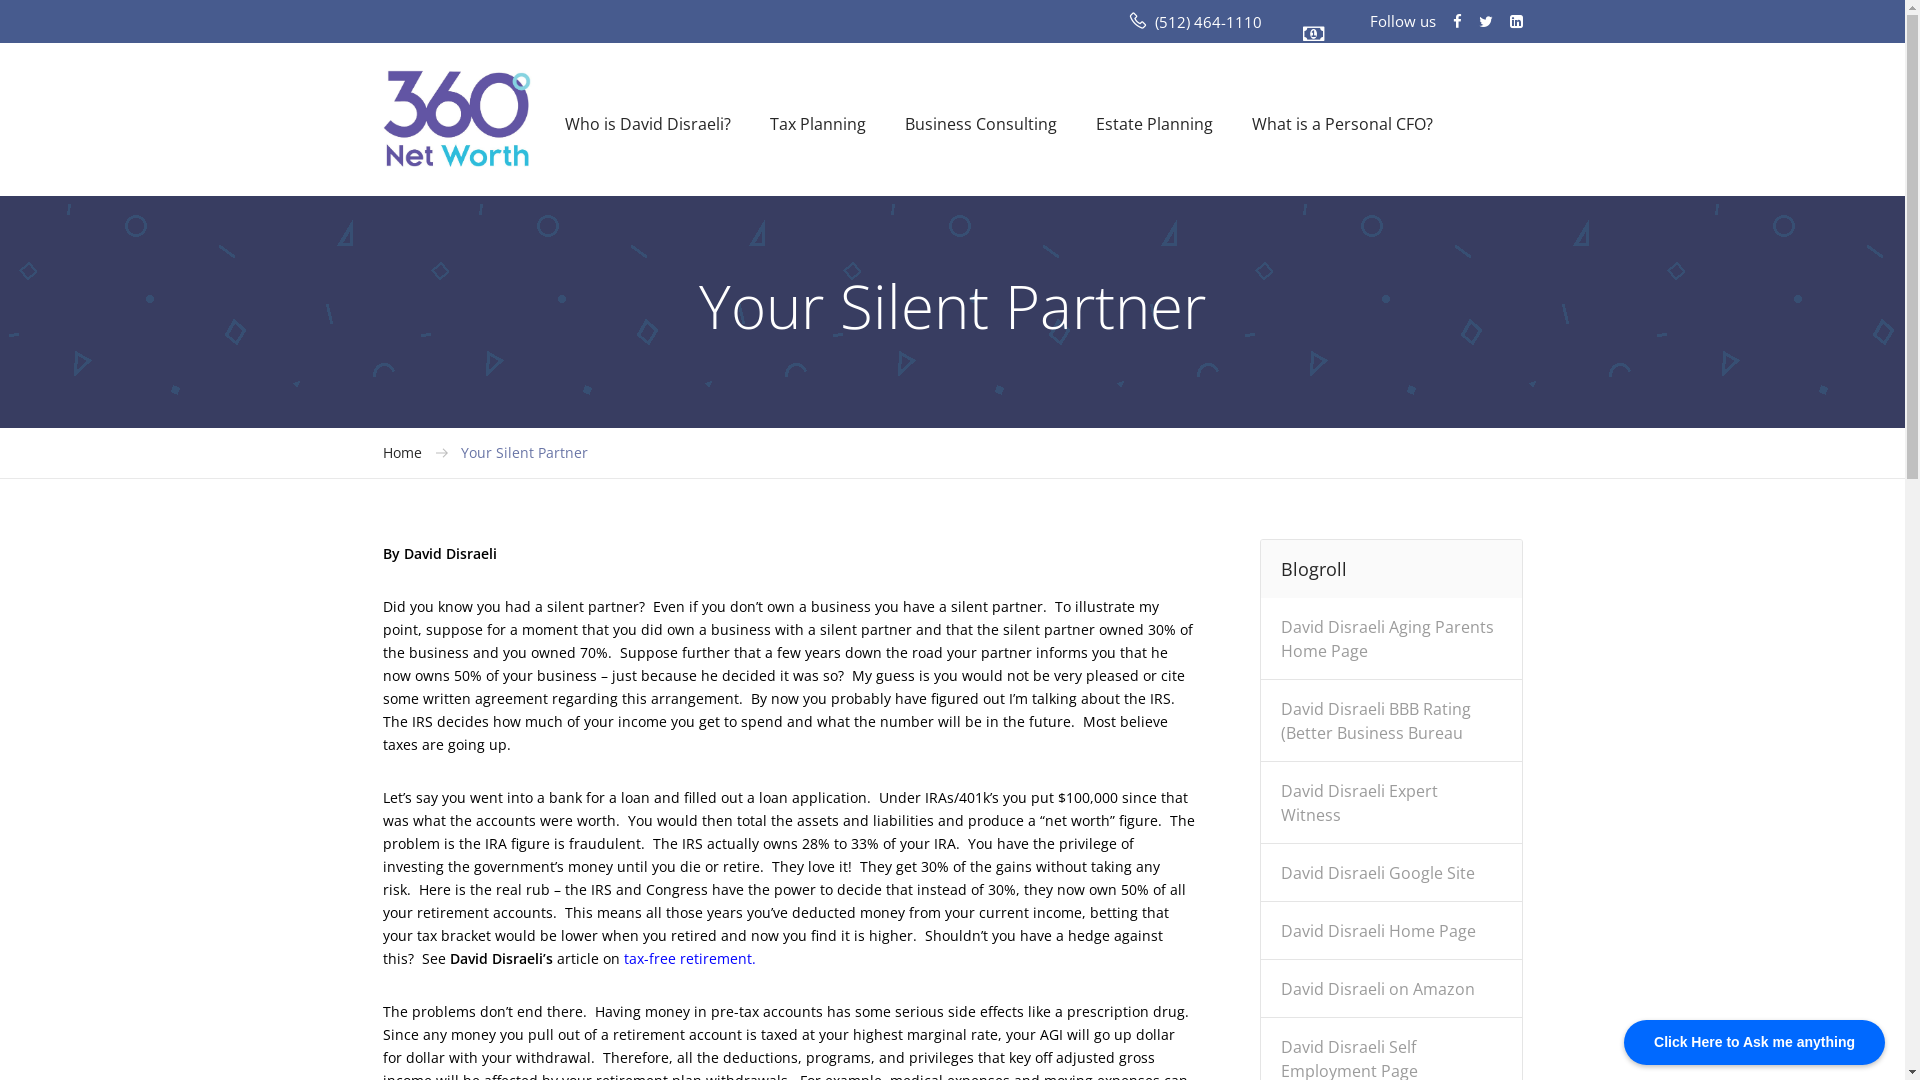  What do you see at coordinates (1206, 22) in the screenshot?
I see `'(512) 464-1110'` at bounding box center [1206, 22].